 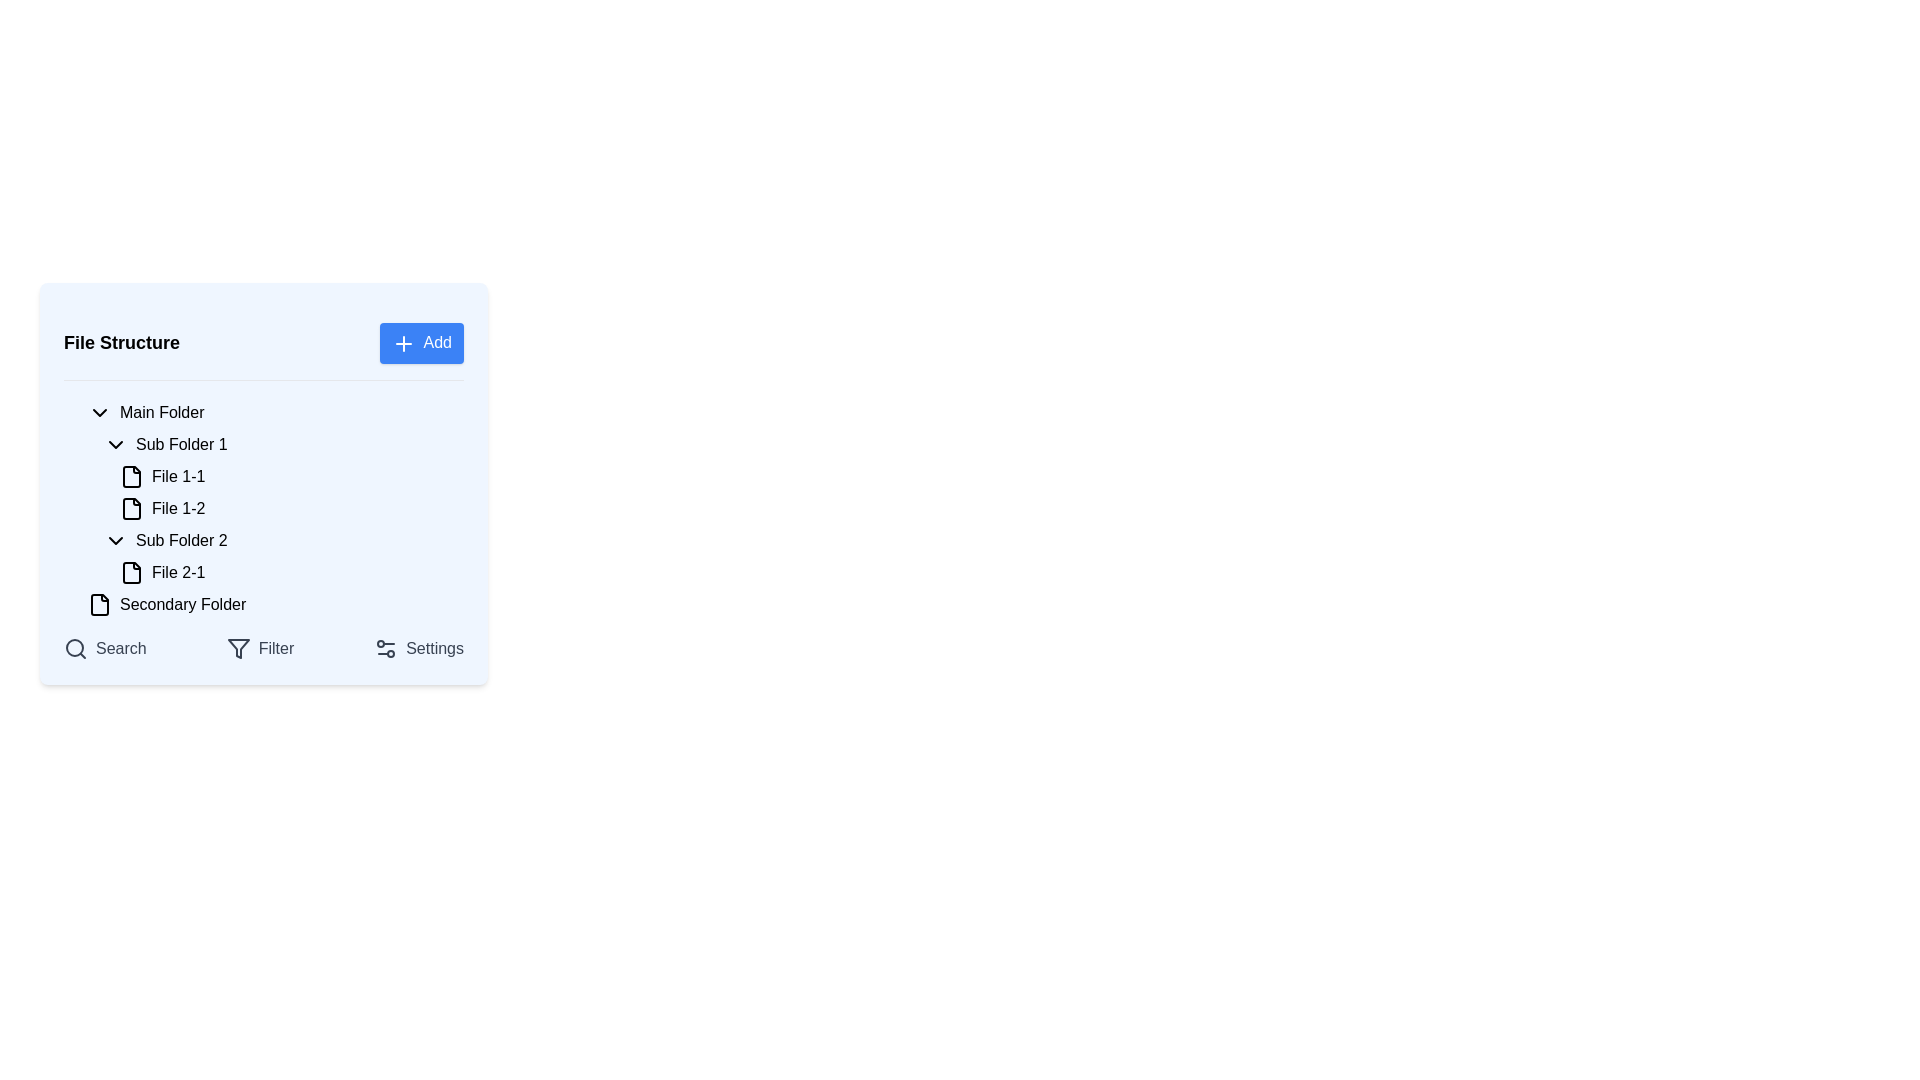 What do you see at coordinates (131, 571) in the screenshot?
I see `the file icon representing 'File 2-1', which is styled as an outline with a folded corner, located in the 'Sub Folder 2' section of the 'File Structure' hierarchy widget` at bounding box center [131, 571].